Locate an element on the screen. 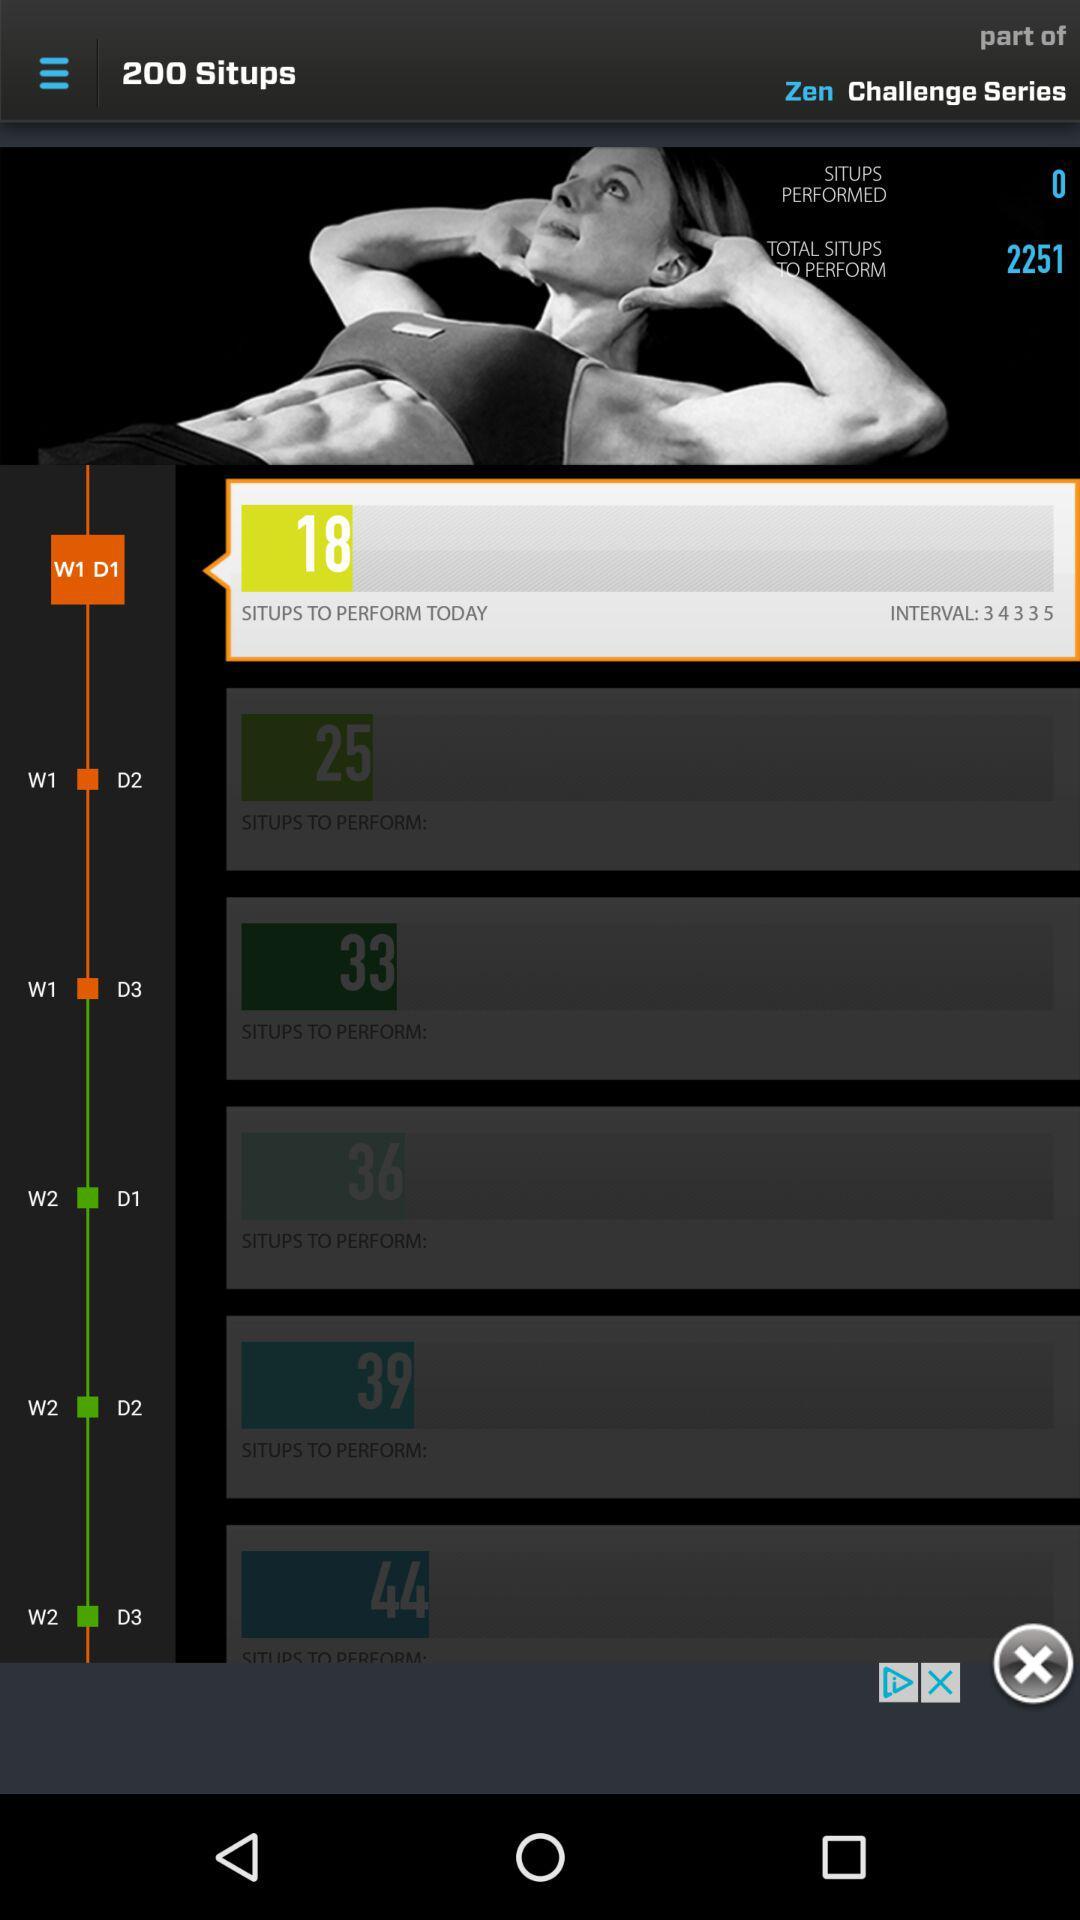 This screenshot has width=1080, height=1920. button is located at coordinates (1032, 1667).